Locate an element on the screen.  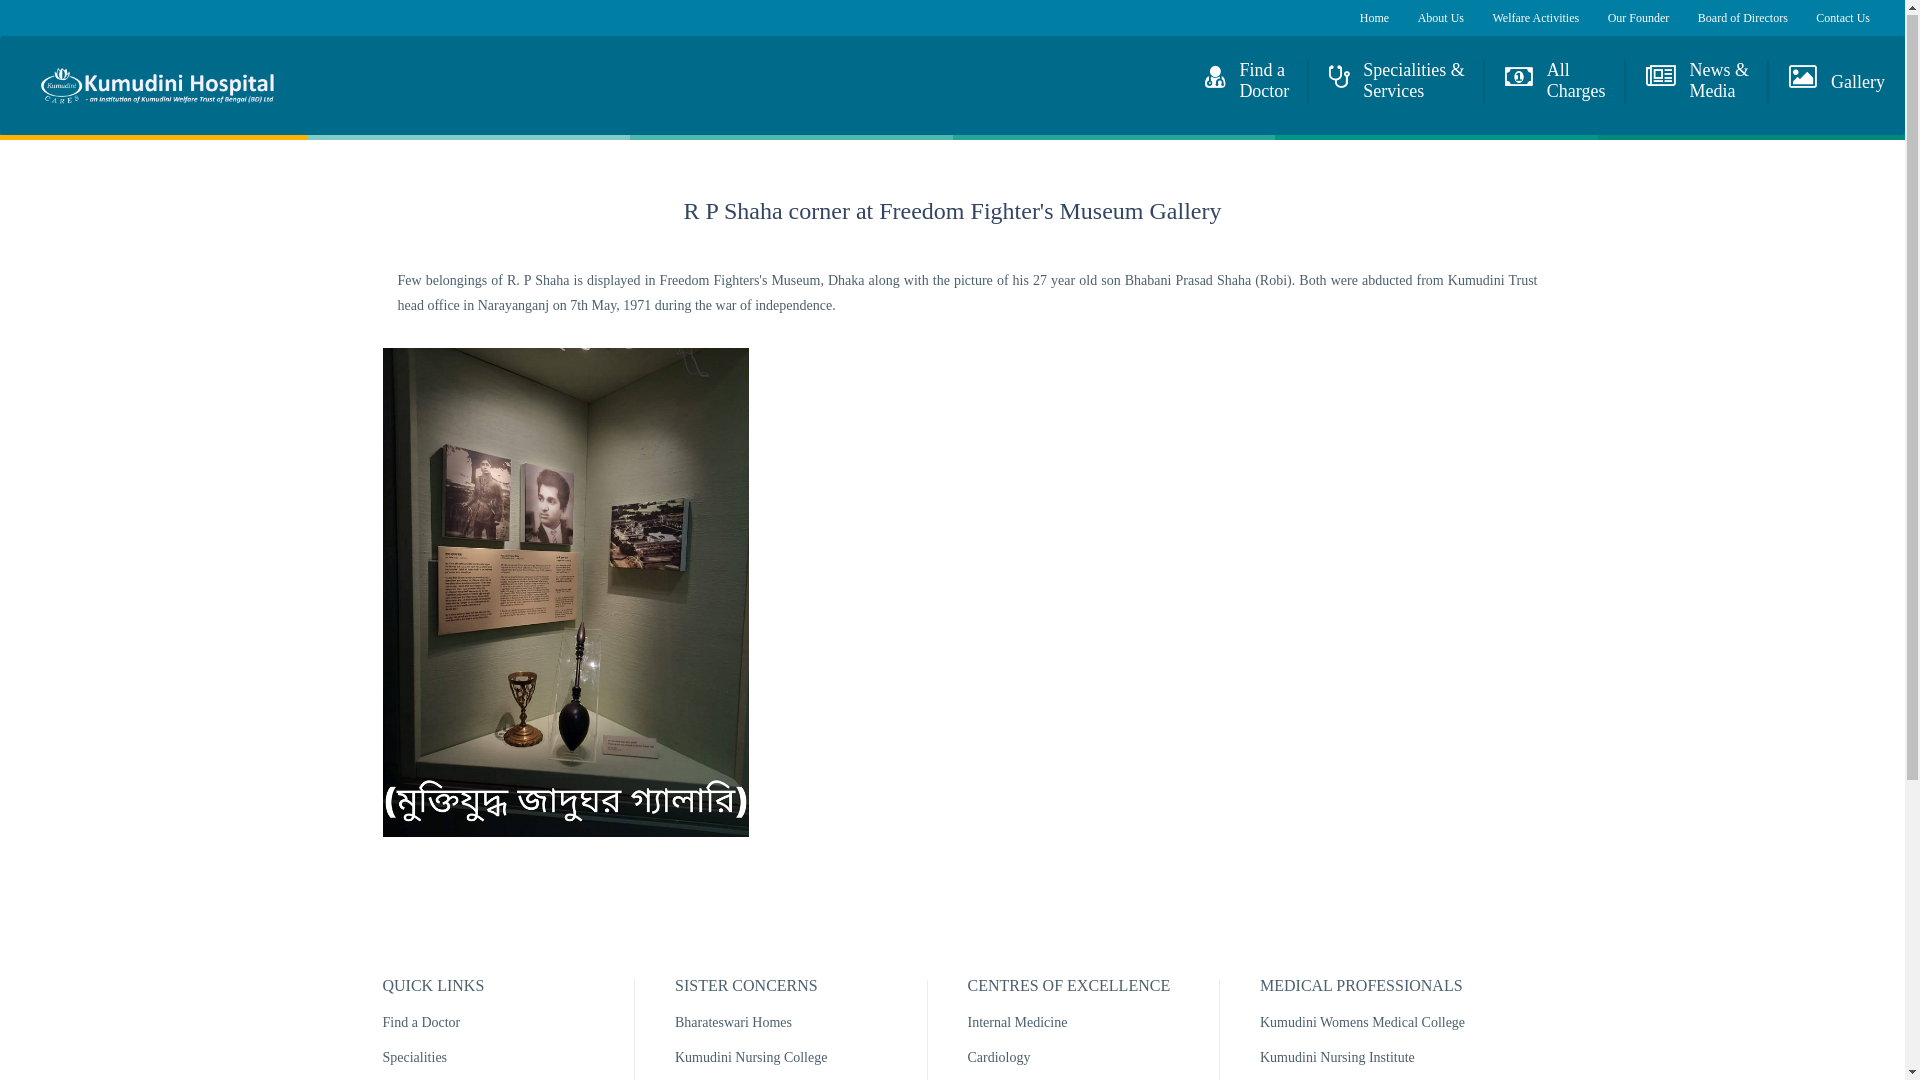
'Kumudini Womens Medical College' is located at coordinates (1361, 1023).